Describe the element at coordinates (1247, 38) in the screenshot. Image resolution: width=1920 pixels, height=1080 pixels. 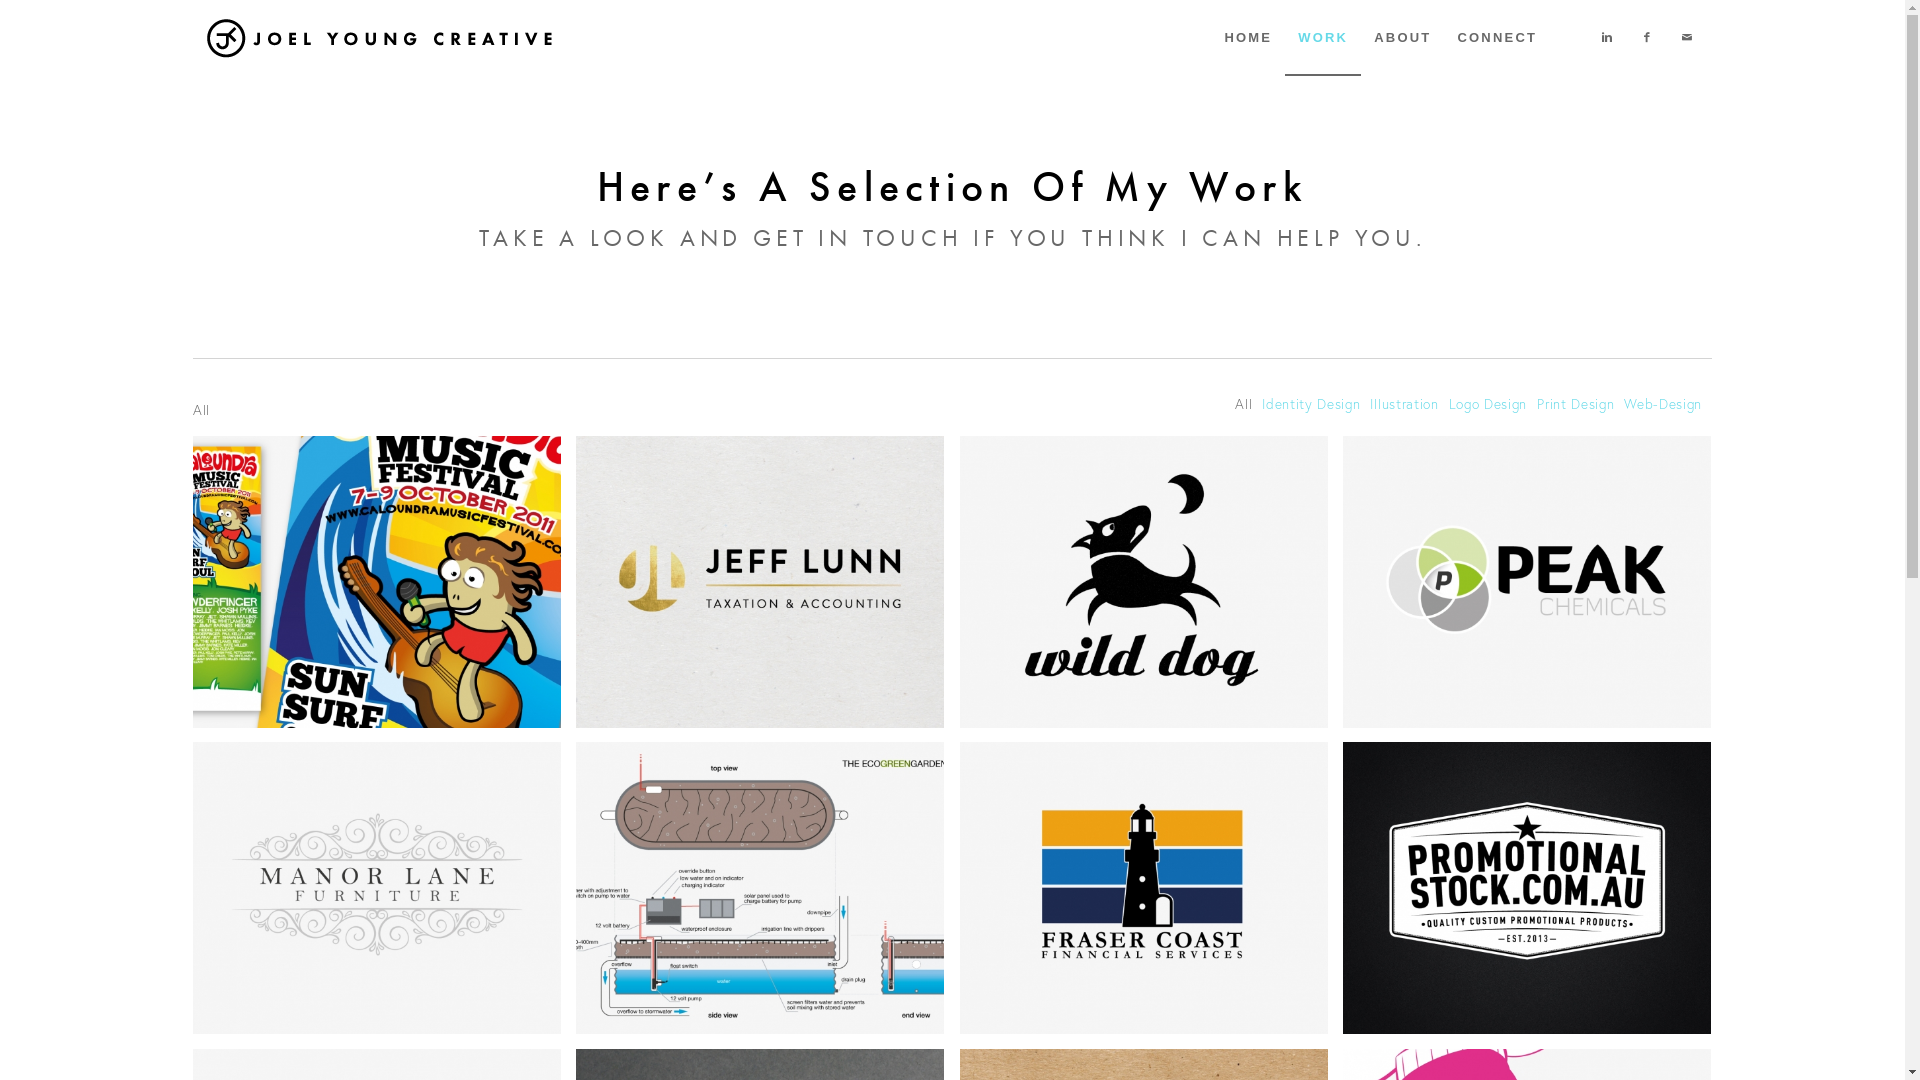
I see `'HOME'` at that location.